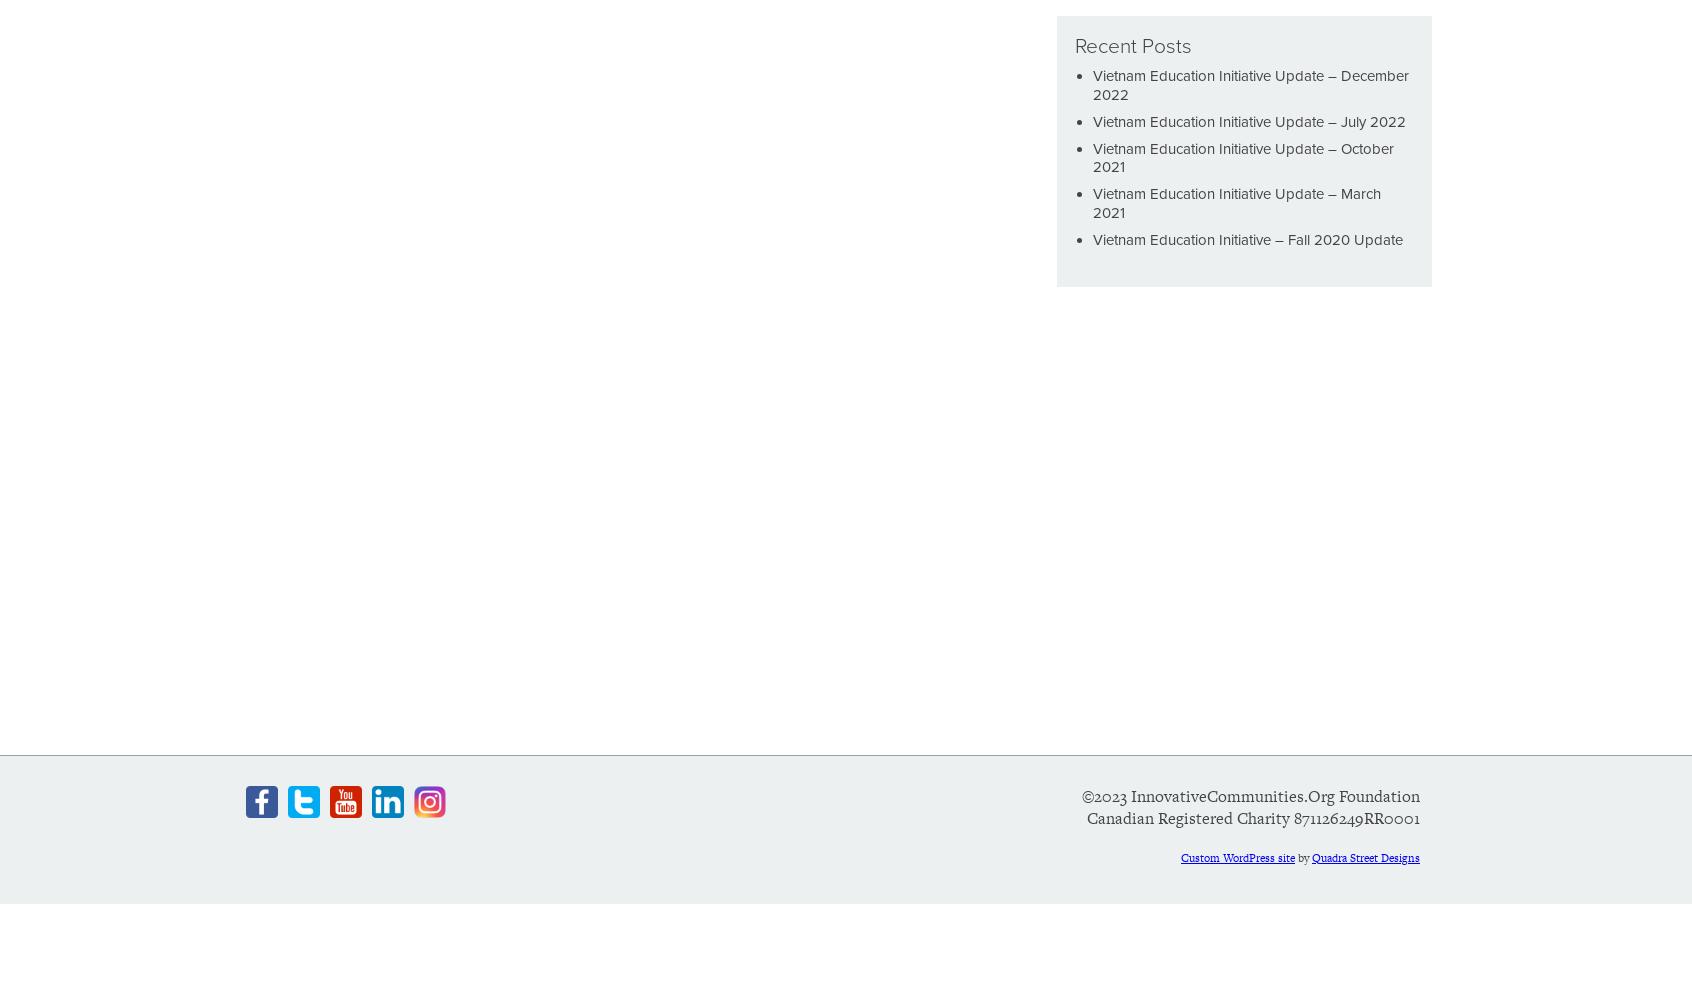 This screenshot has height=1000, width=1692. Describe the element at coordinates (1132, 46) in the screenshot. I see `'Recent Posts'` at that location.